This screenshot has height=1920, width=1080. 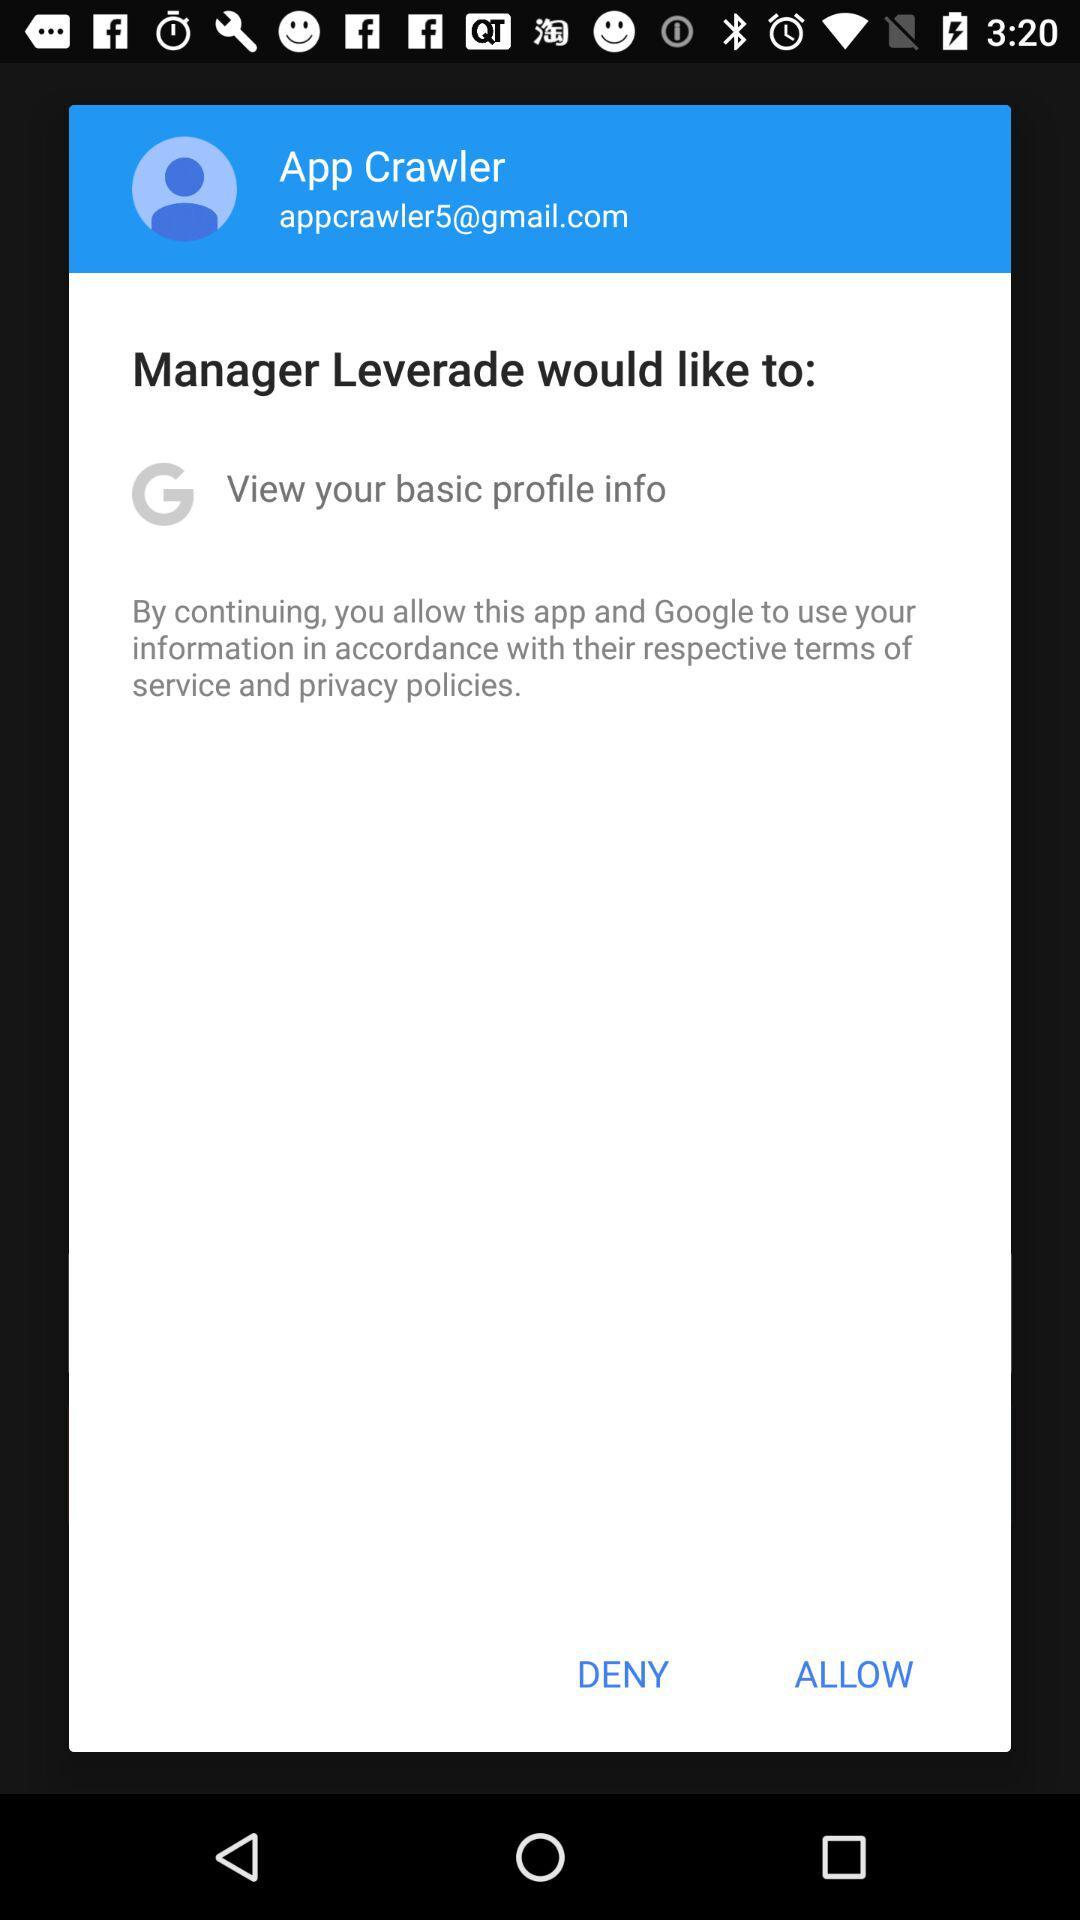 I want to click on icon below manager leverade would item, so click(x=445, y=487).